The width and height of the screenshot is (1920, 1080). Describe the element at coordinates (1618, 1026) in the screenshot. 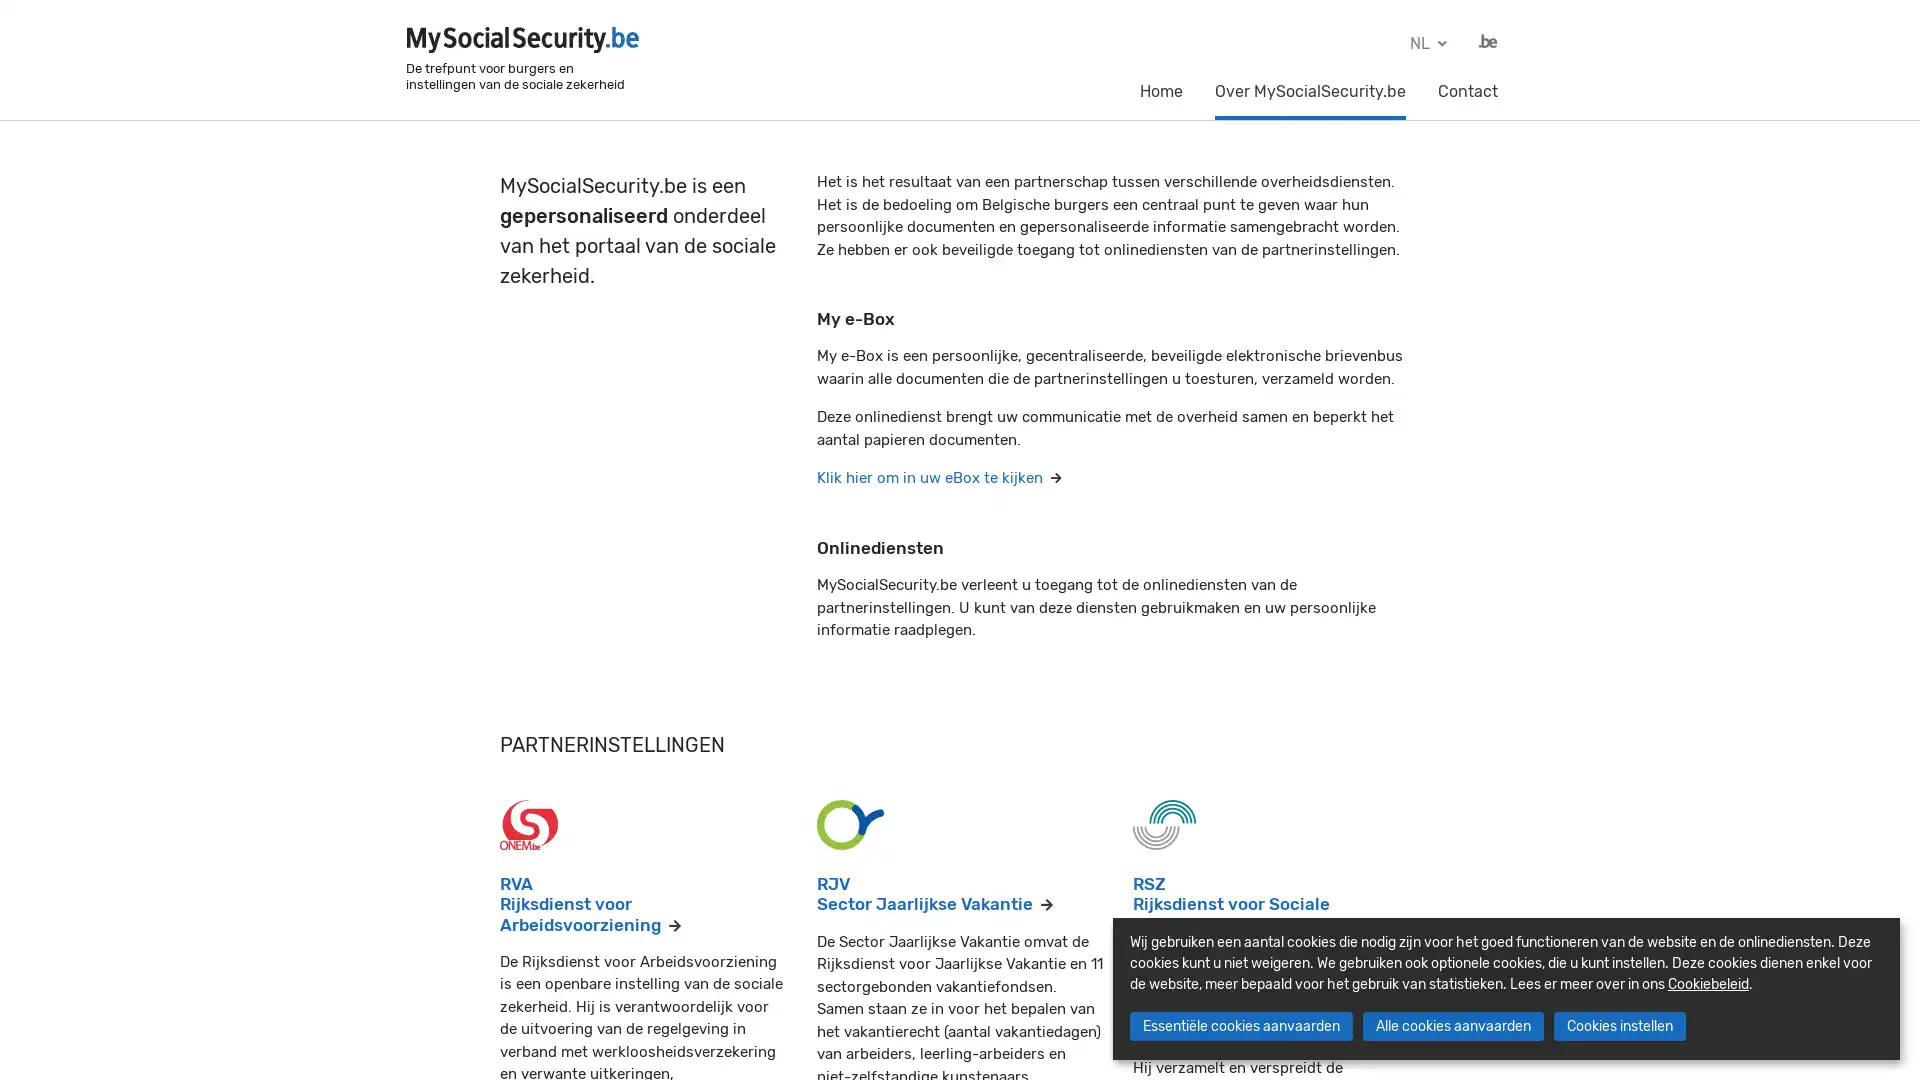

I see `Cookies instellen` at that location.